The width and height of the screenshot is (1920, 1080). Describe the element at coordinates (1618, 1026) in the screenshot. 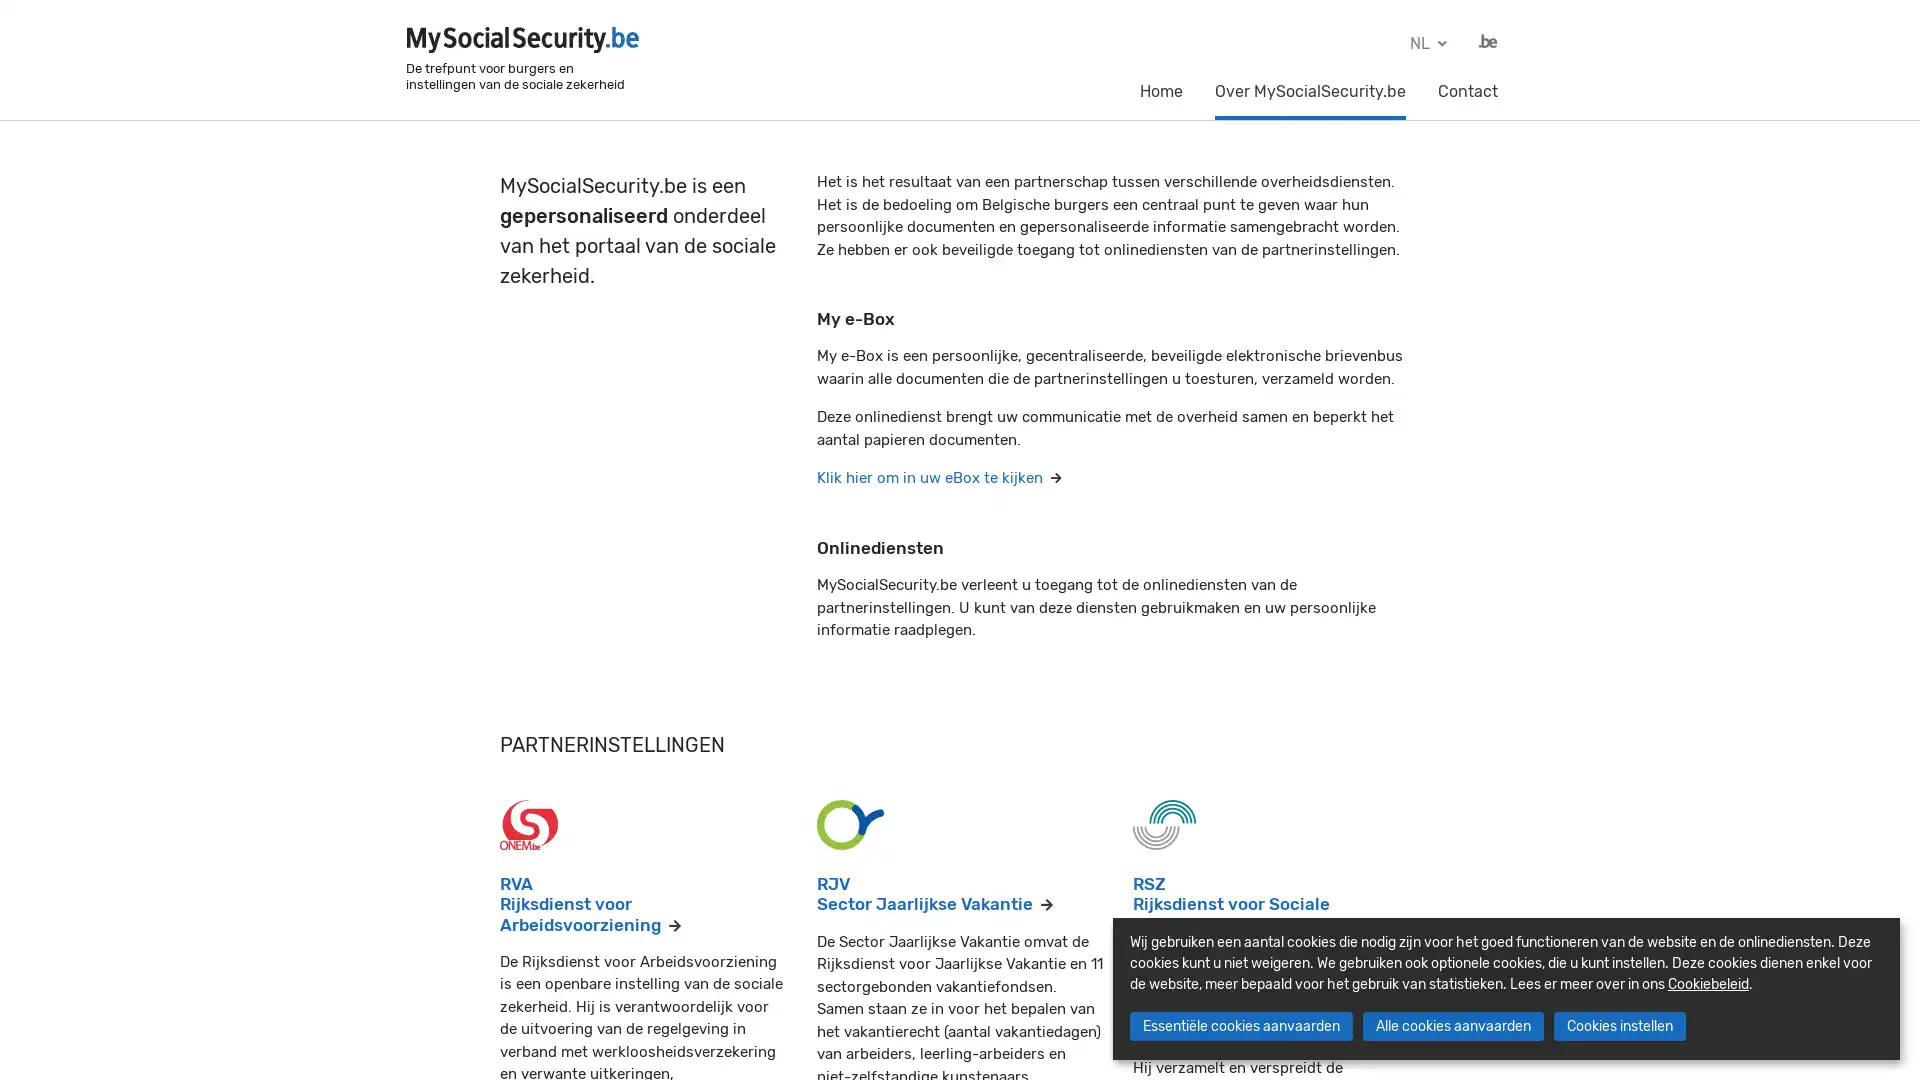

I see `Cookies instellen` at that location.